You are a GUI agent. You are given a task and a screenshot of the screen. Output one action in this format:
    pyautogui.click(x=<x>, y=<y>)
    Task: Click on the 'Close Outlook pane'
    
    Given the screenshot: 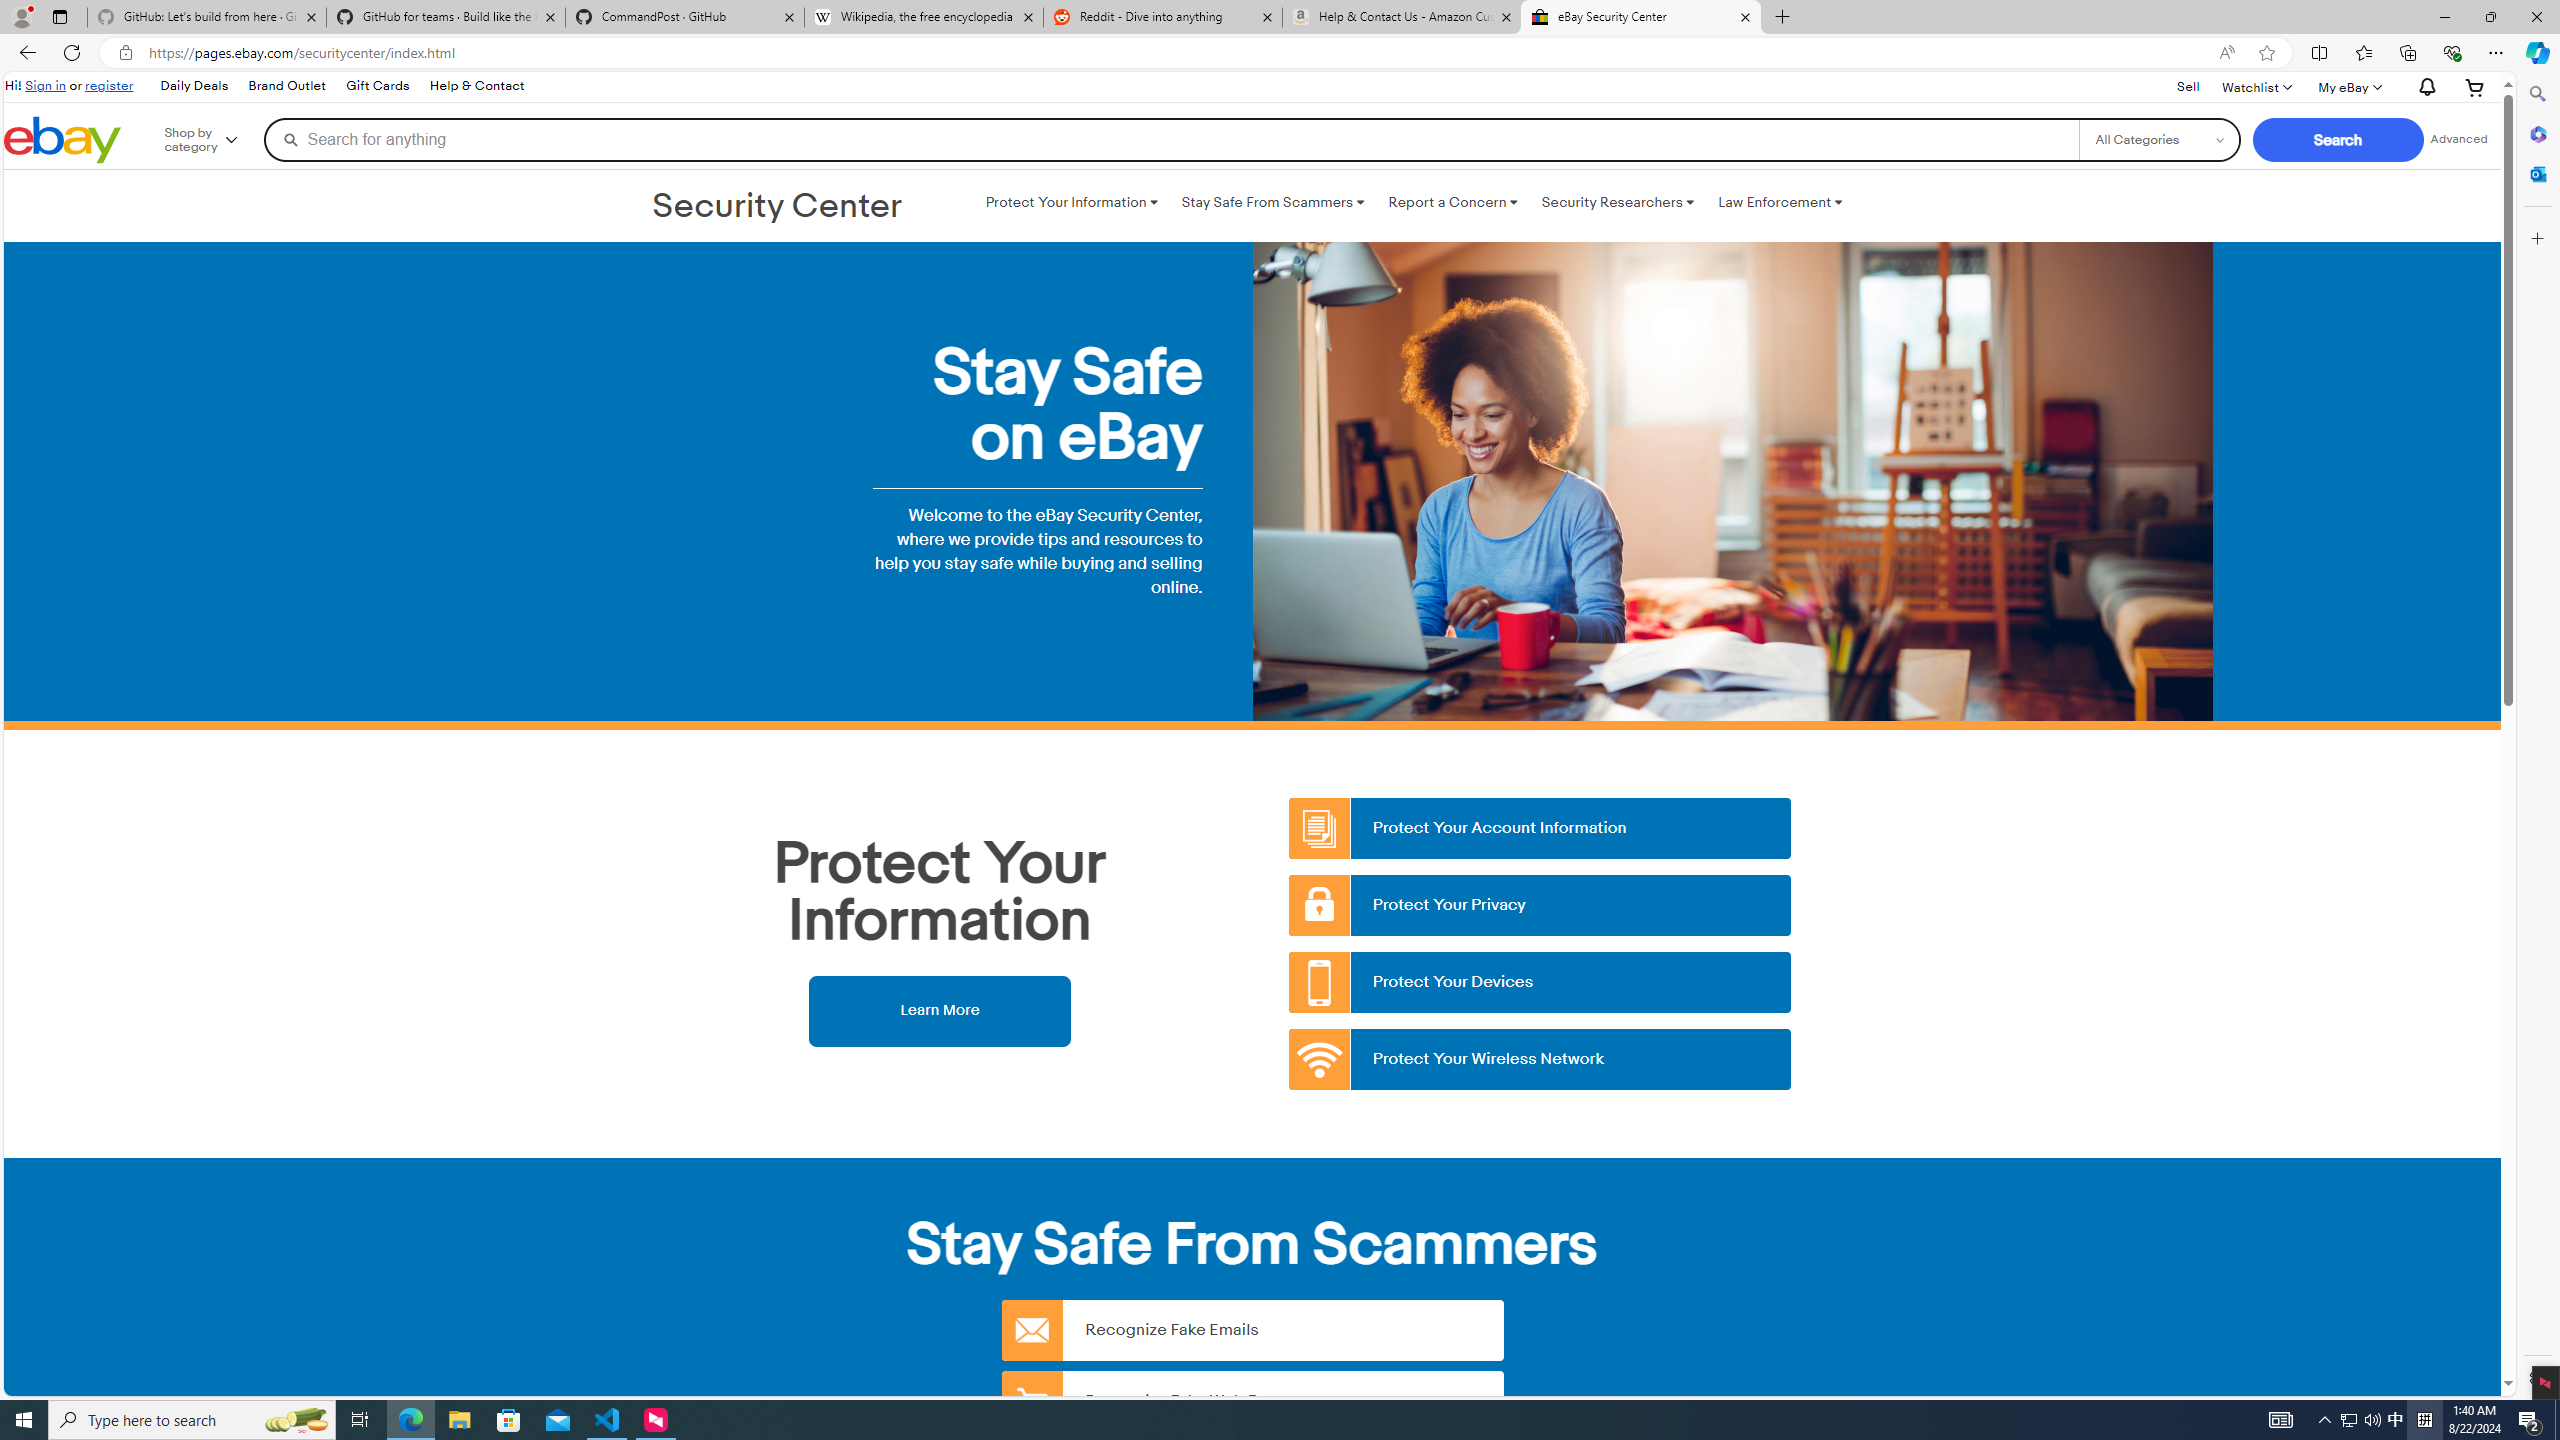 What is the action you would take?
    pyautogui.click(x=2535, y=172)
    